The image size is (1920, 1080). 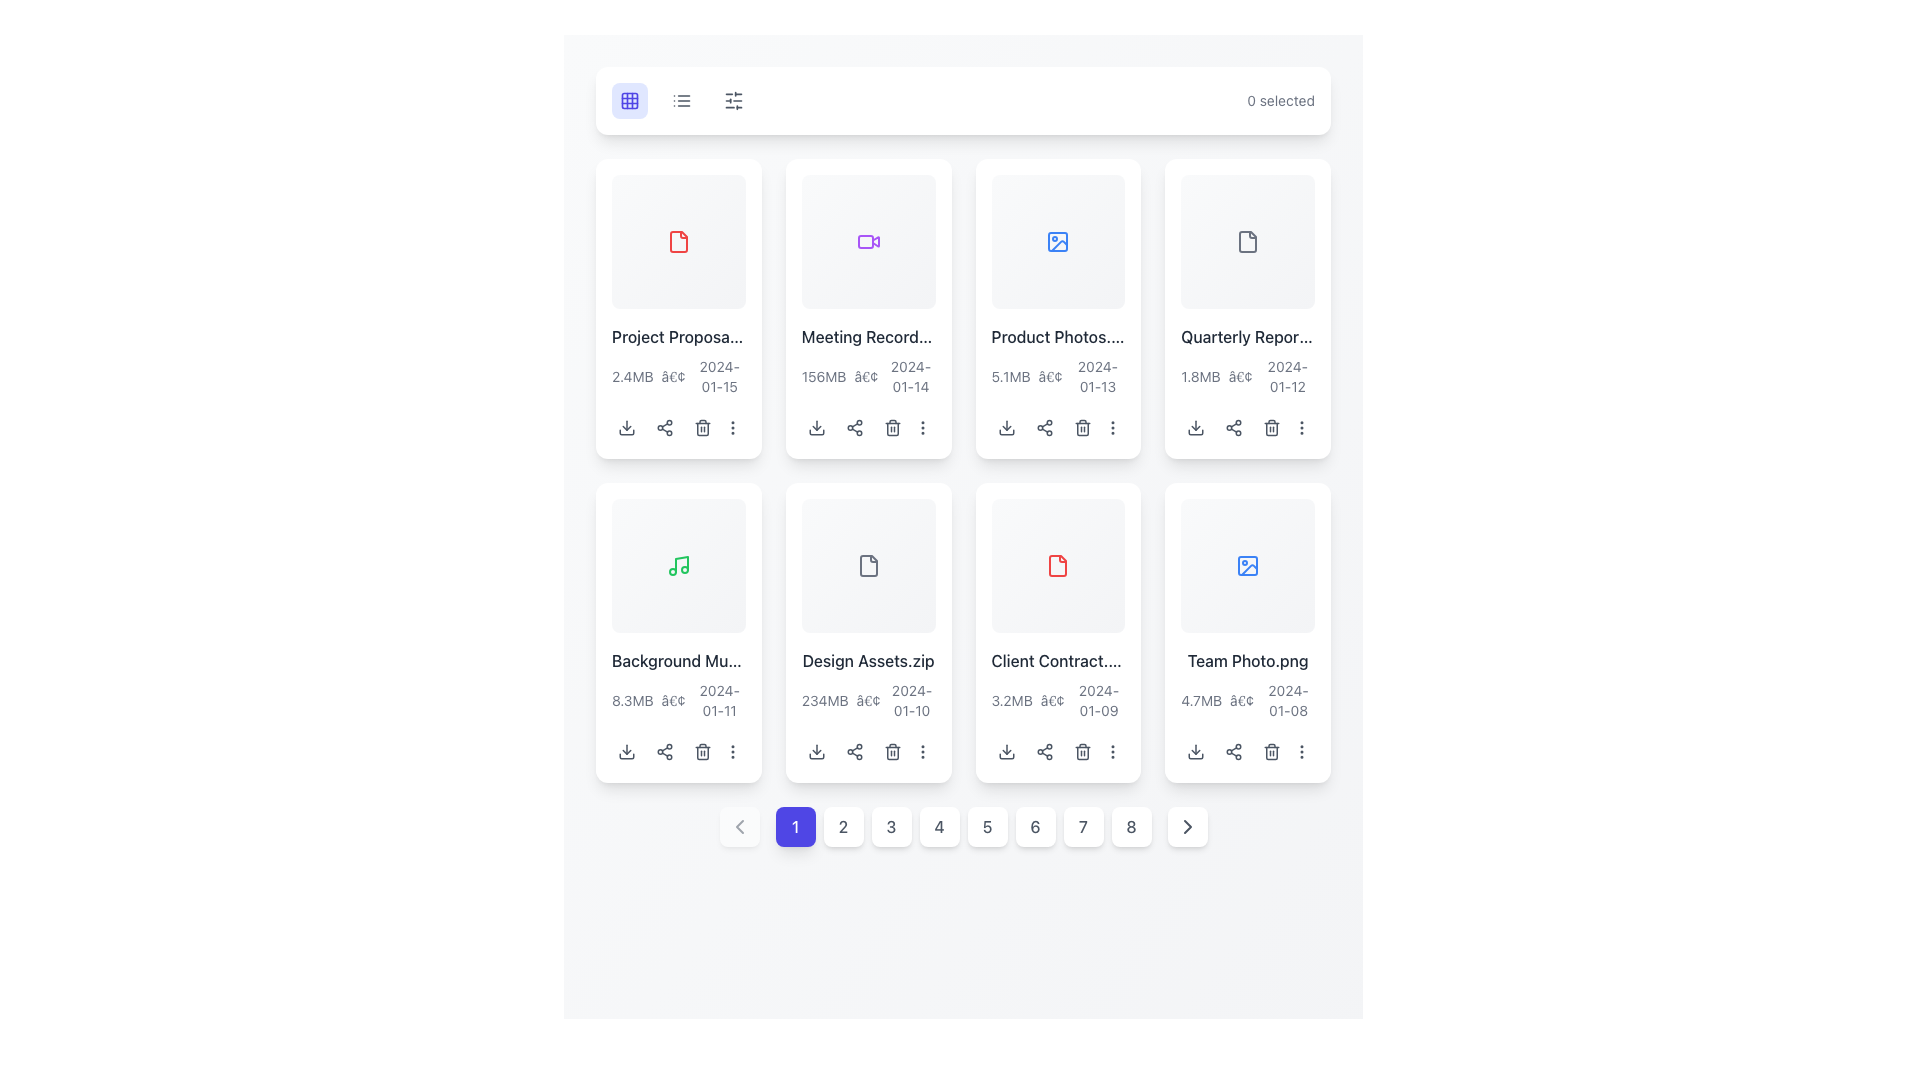 I want to click on the delete icon button located in the third card of the top row in the grid layout, positioned between the 'share' icon and the 'more actions' icon, so click(x=1081, y=426).